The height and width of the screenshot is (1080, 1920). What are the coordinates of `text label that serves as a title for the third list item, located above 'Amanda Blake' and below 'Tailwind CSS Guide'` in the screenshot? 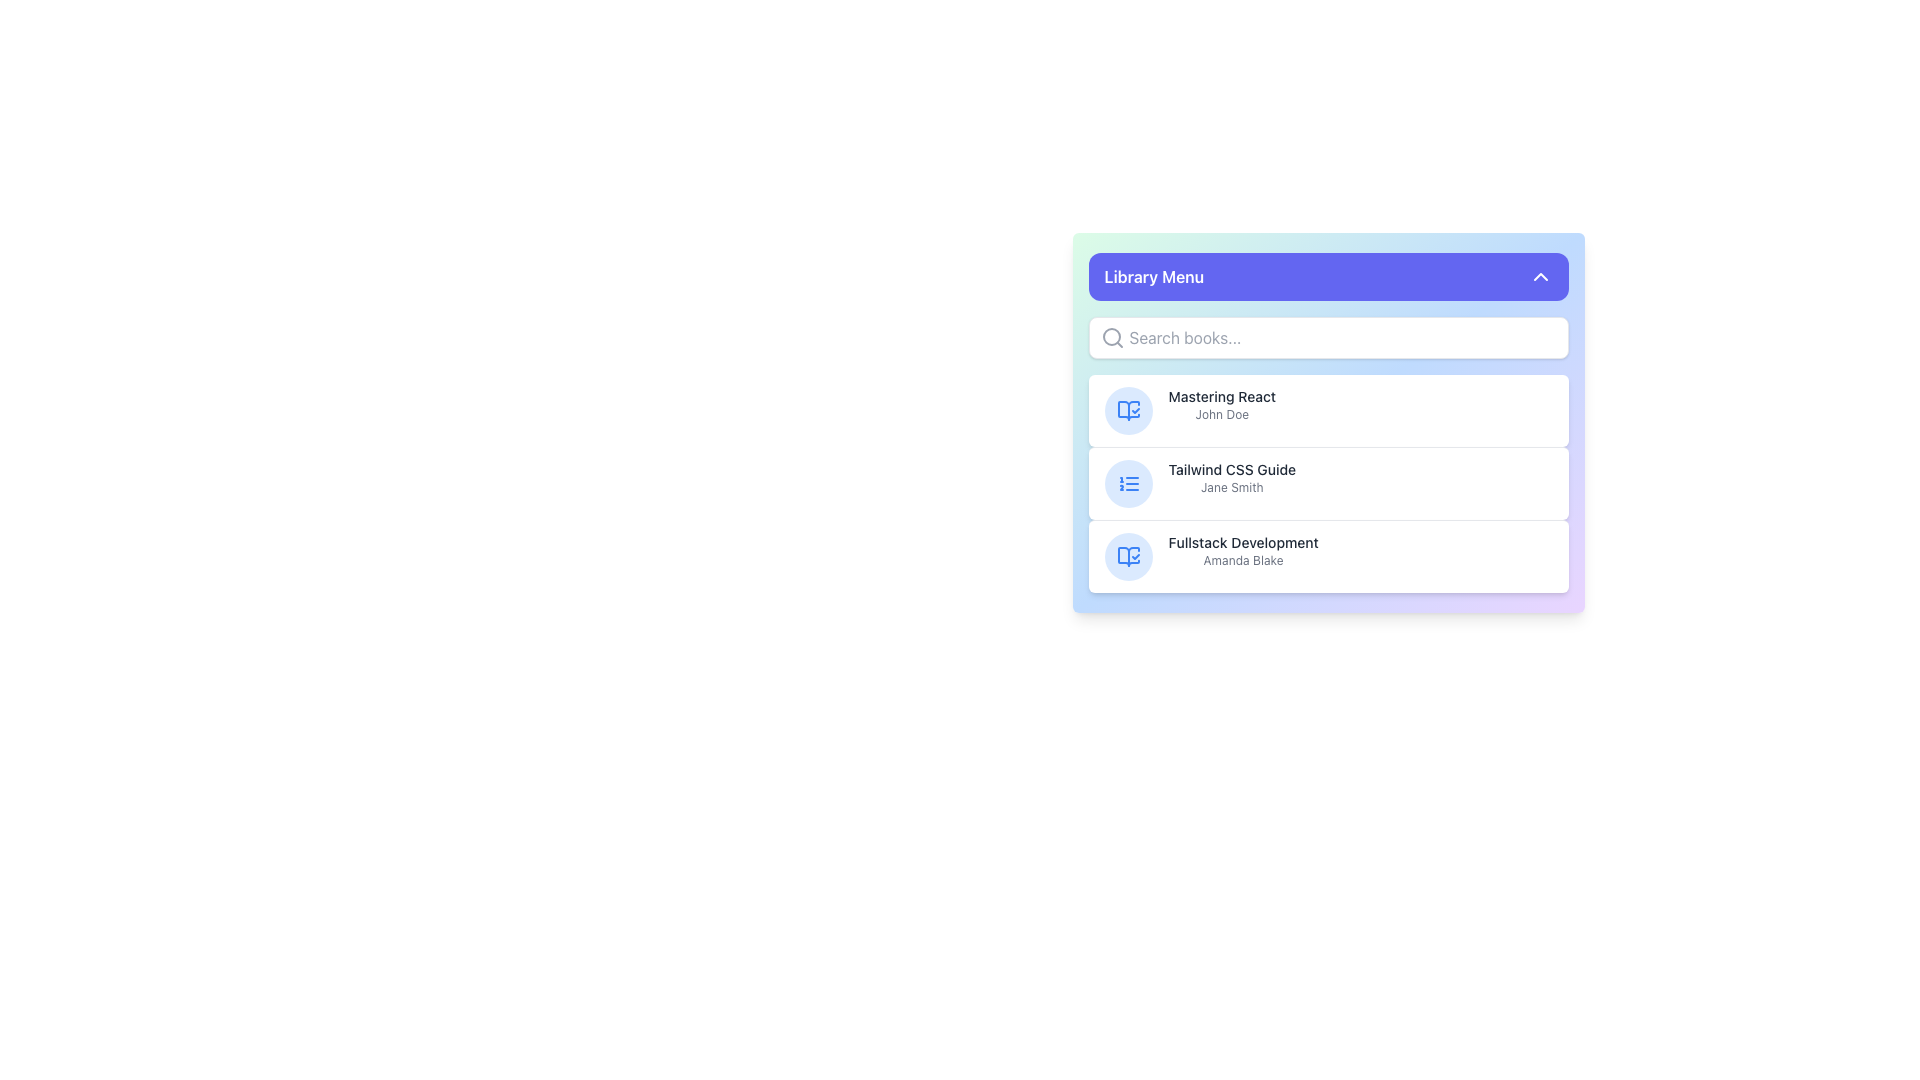 It's located at (1242, 543).